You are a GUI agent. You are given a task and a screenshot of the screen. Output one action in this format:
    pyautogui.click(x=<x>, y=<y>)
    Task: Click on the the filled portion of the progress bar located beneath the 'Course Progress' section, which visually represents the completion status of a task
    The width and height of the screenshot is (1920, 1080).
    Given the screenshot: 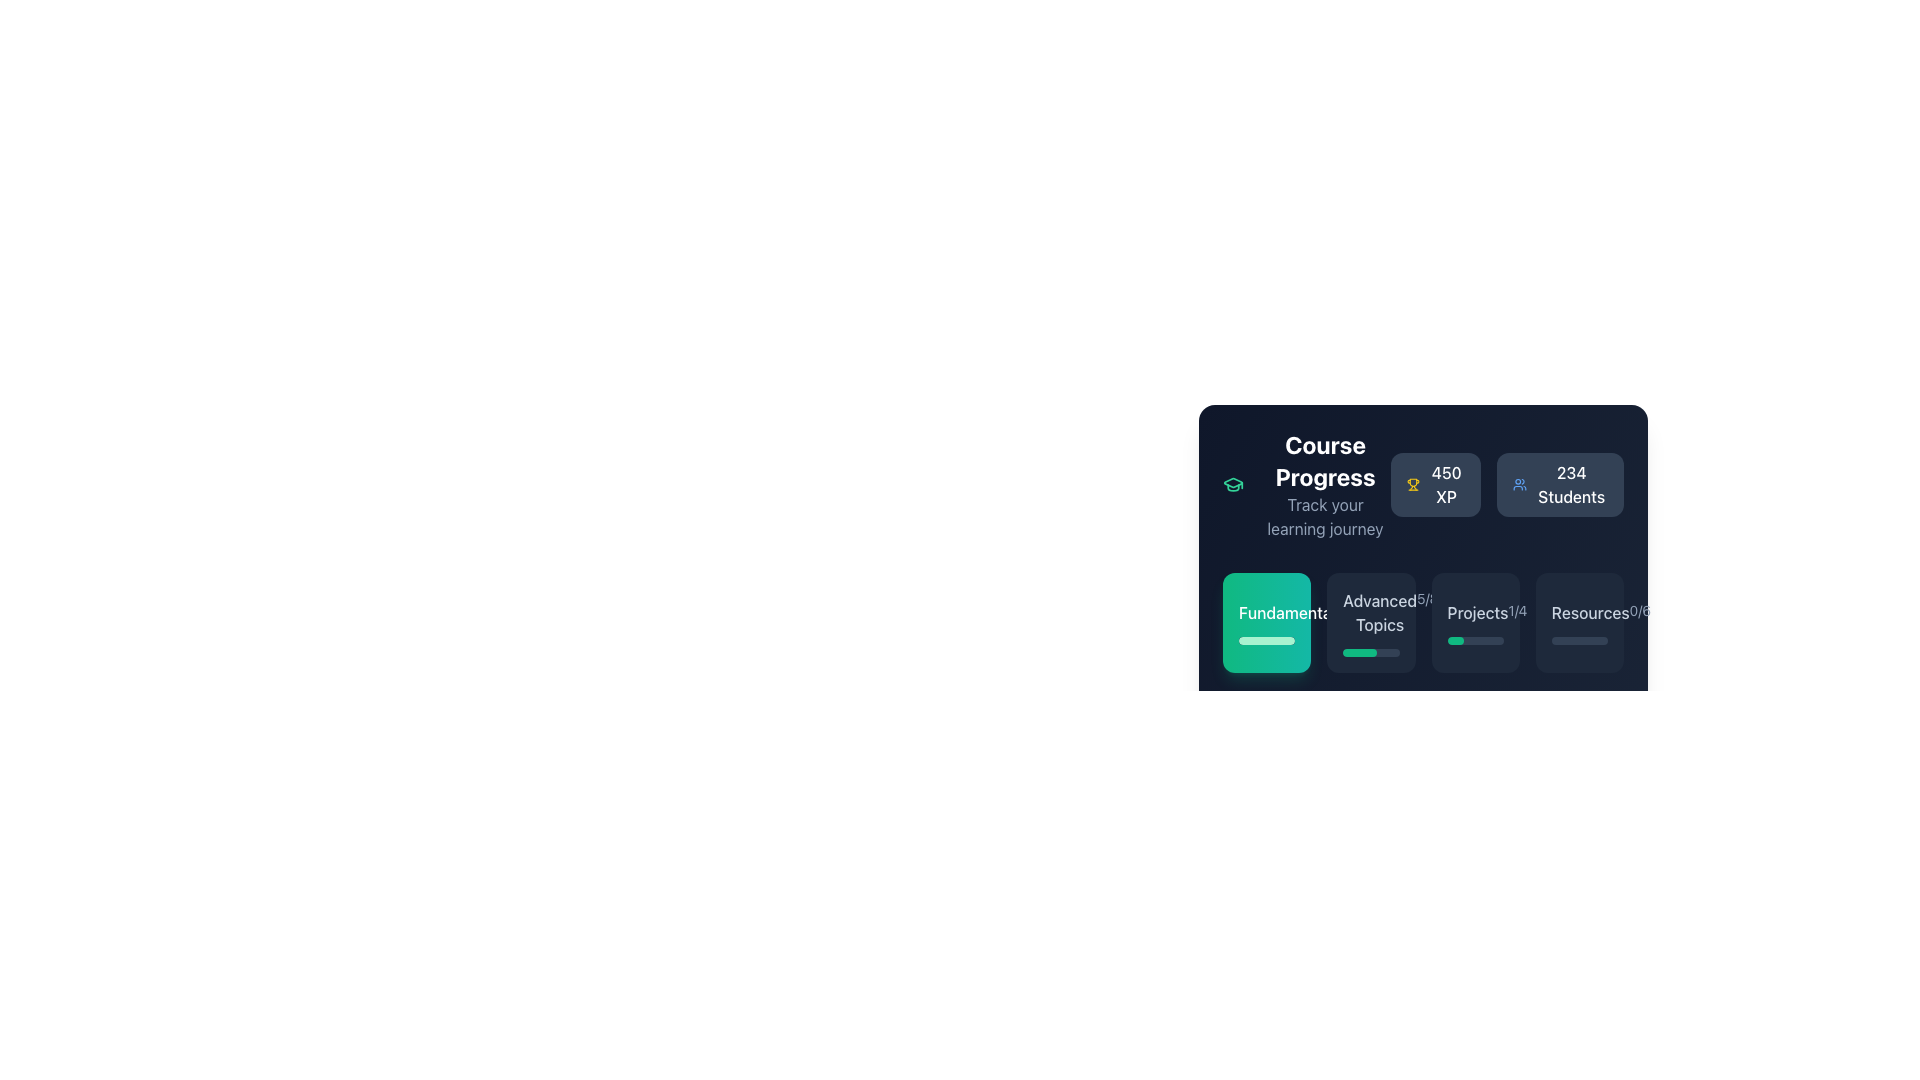 What is the action you would take?
    pyautogui.click(x=1360, y=652)
    